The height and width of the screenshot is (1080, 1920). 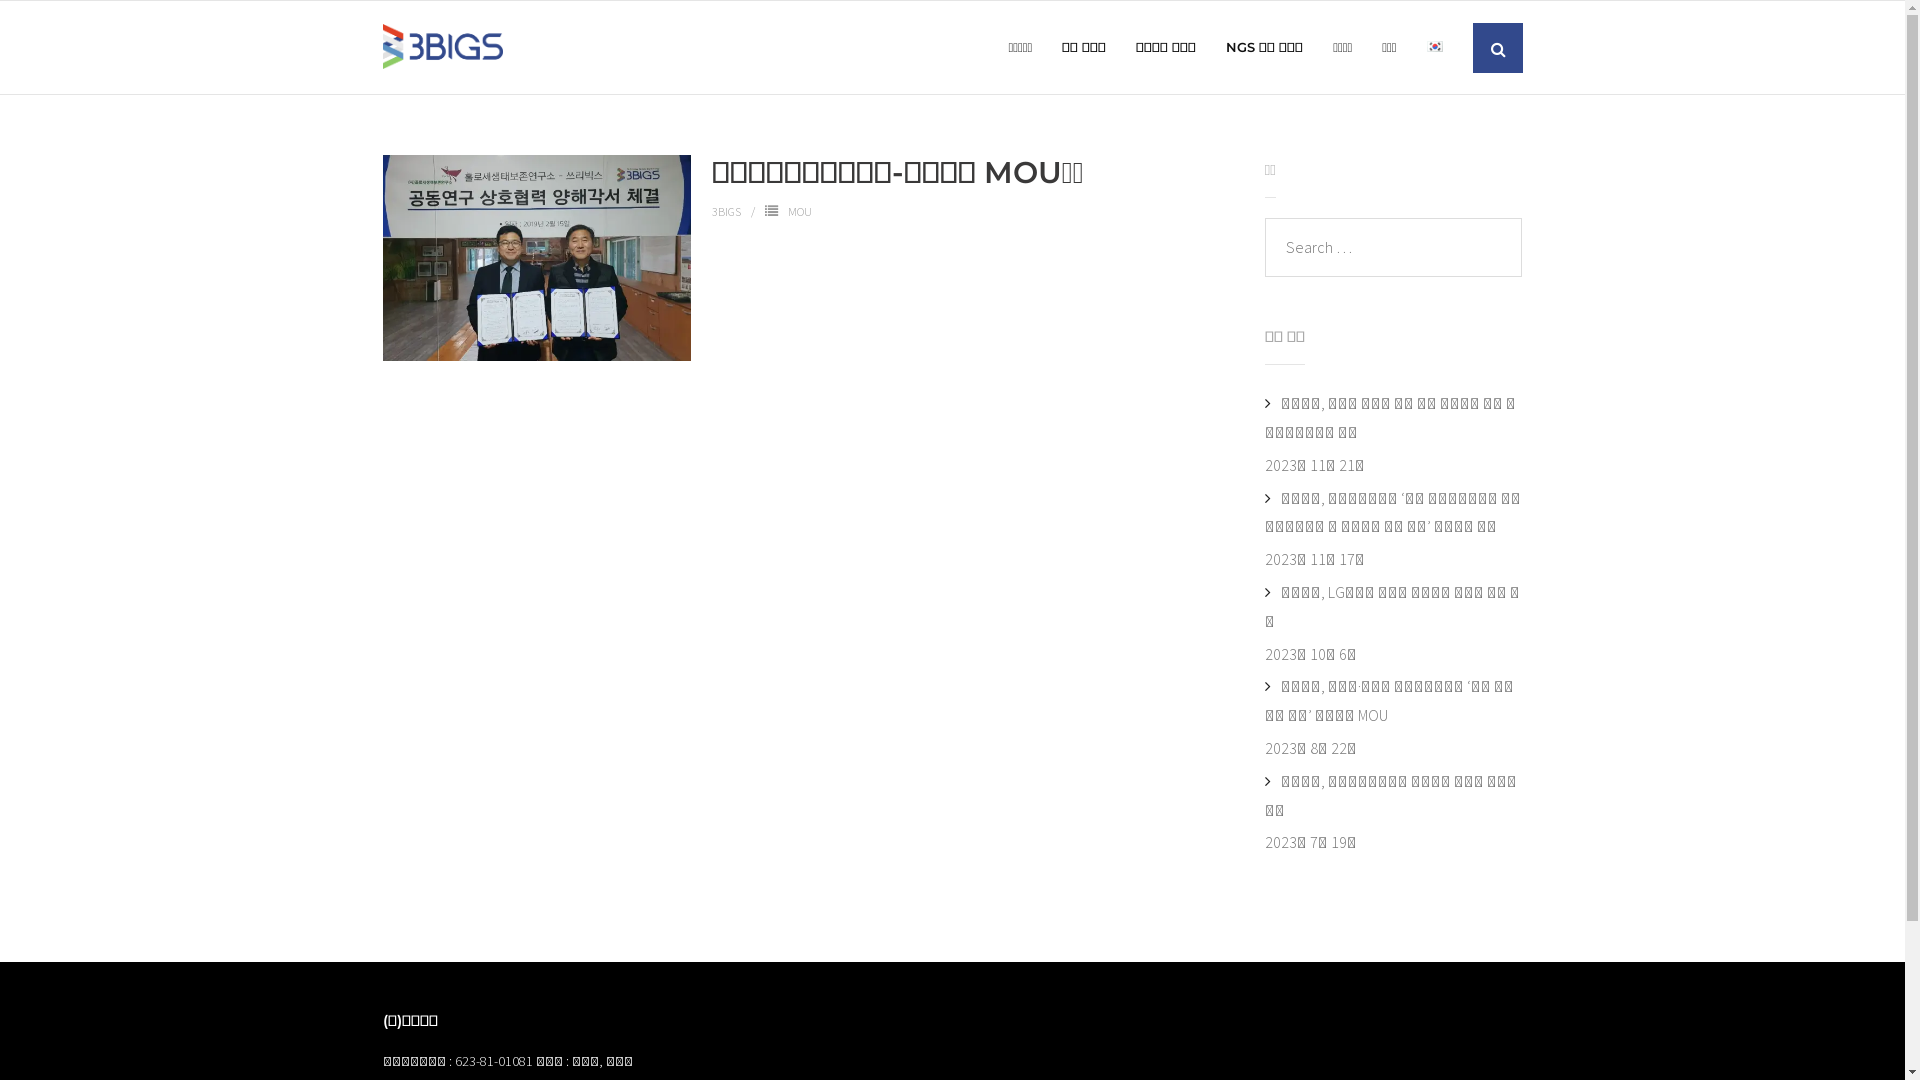 I want to click on 'MOU', so click(x=800, y=211).